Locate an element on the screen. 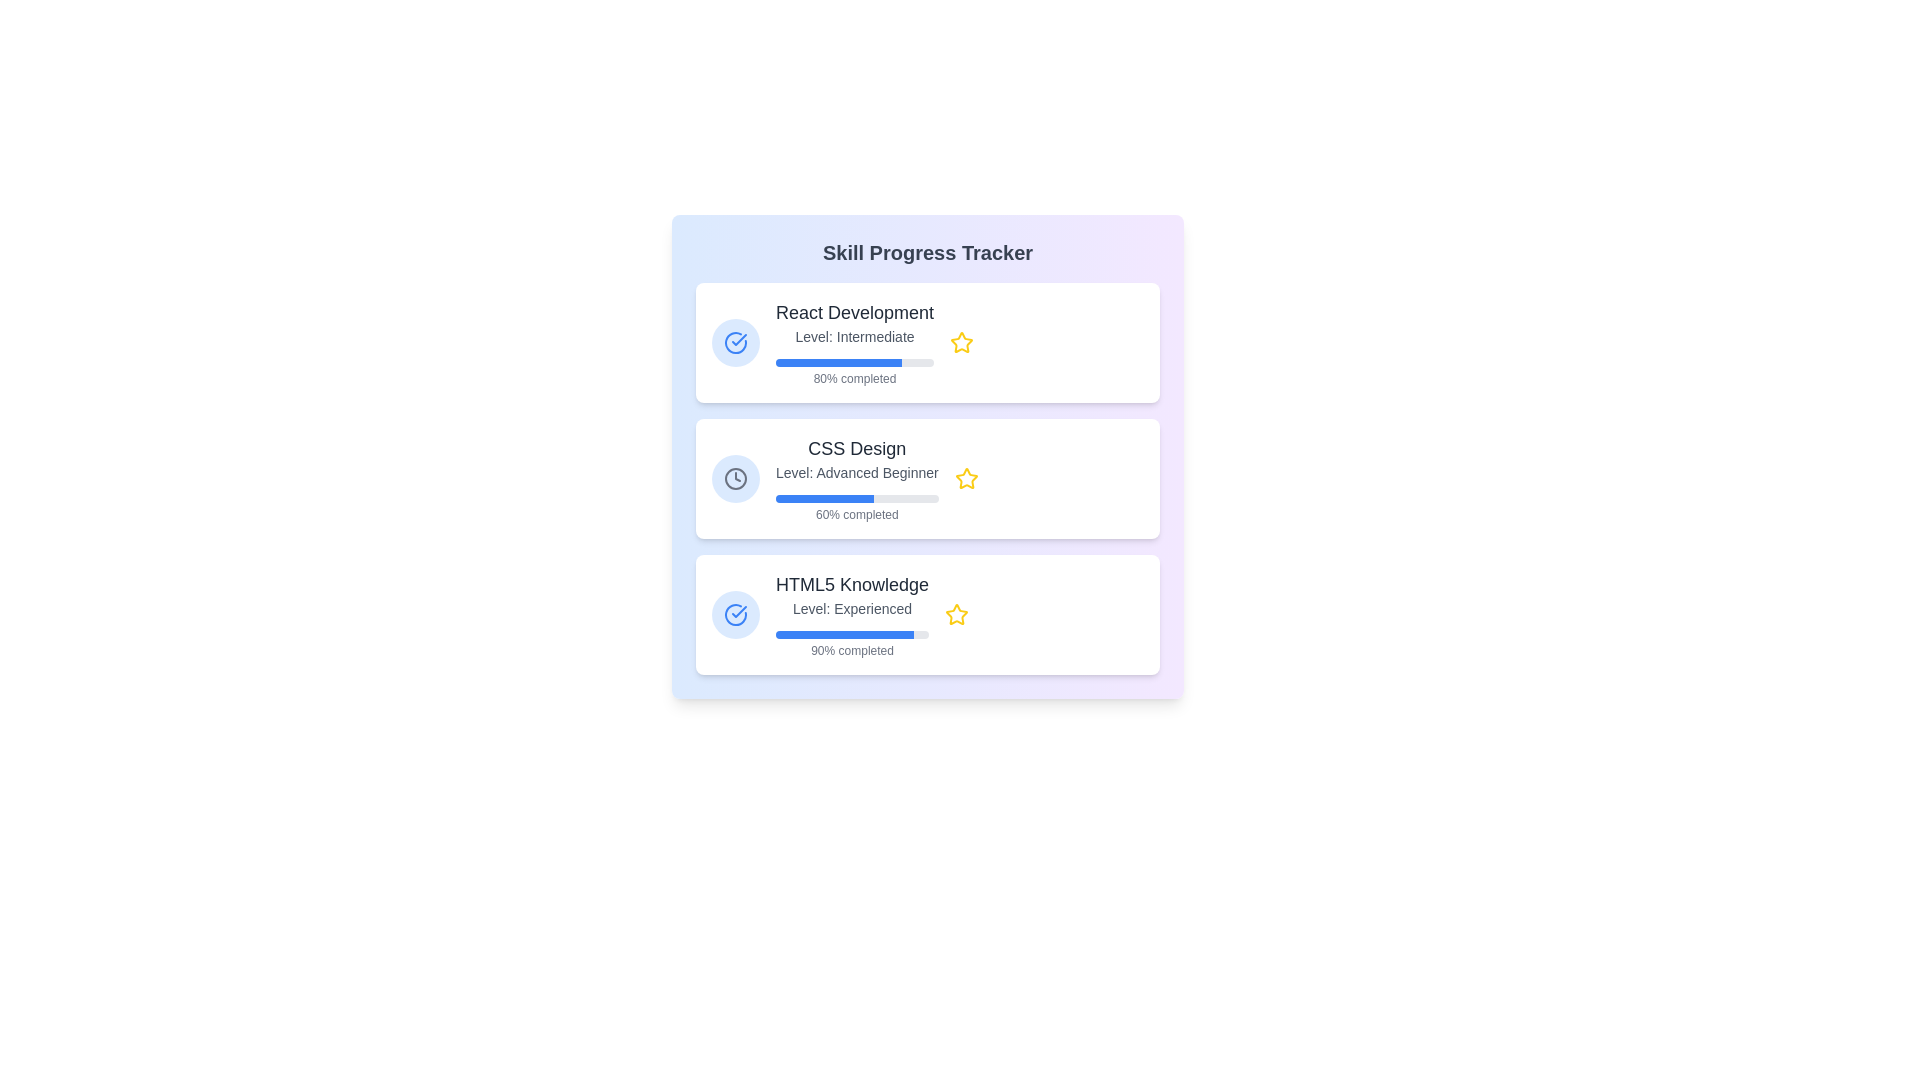 The width and height of the screenshot is (1920, 1080). the progress bar representing 60% completion for the CSS Design skill, located beneath the text 'CSS Design' and above the label '60% completed.' is located at coordinates (857, 497).